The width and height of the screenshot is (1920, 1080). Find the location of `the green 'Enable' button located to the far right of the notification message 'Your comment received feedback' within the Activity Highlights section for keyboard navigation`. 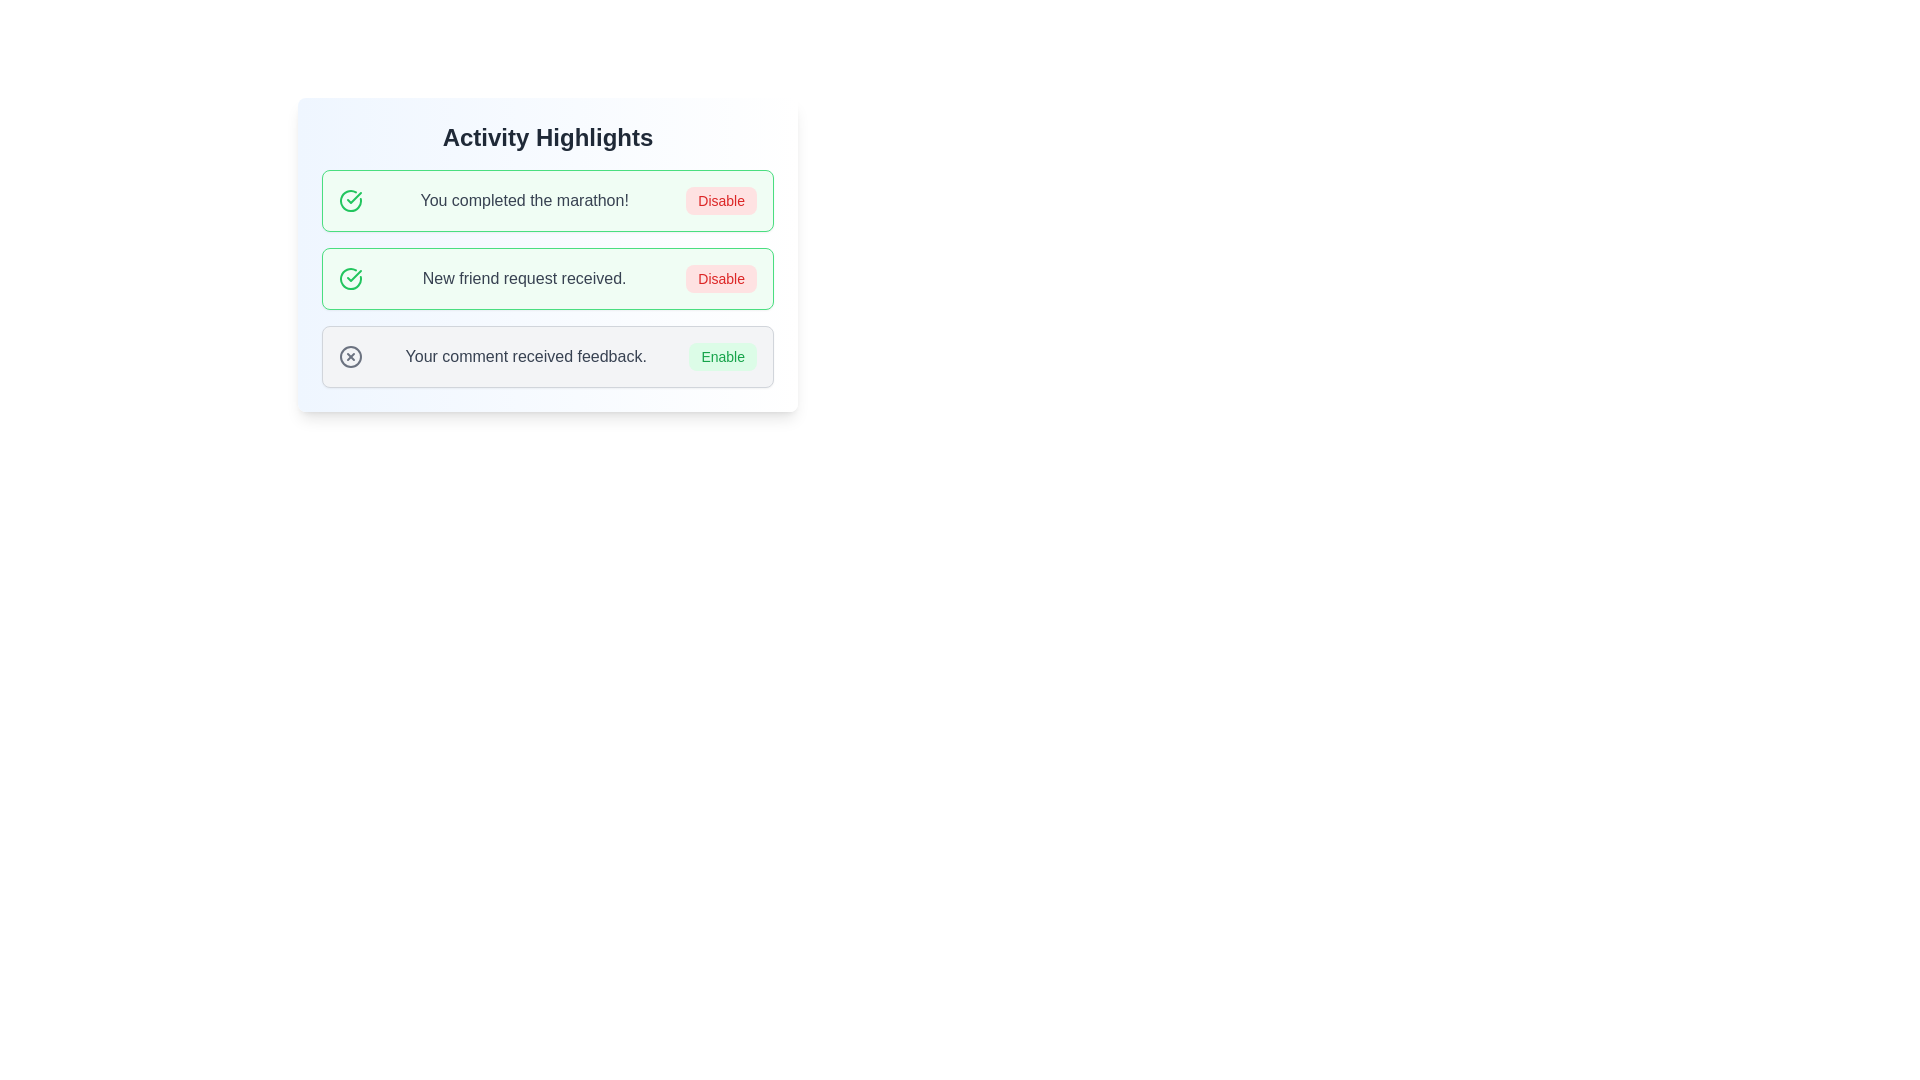

the green 'Enable' button located to the far right of the notification message 'Your comment received feedback' within the Activity Highlights section for keyboard navigation is located at coordinates (722, 356).